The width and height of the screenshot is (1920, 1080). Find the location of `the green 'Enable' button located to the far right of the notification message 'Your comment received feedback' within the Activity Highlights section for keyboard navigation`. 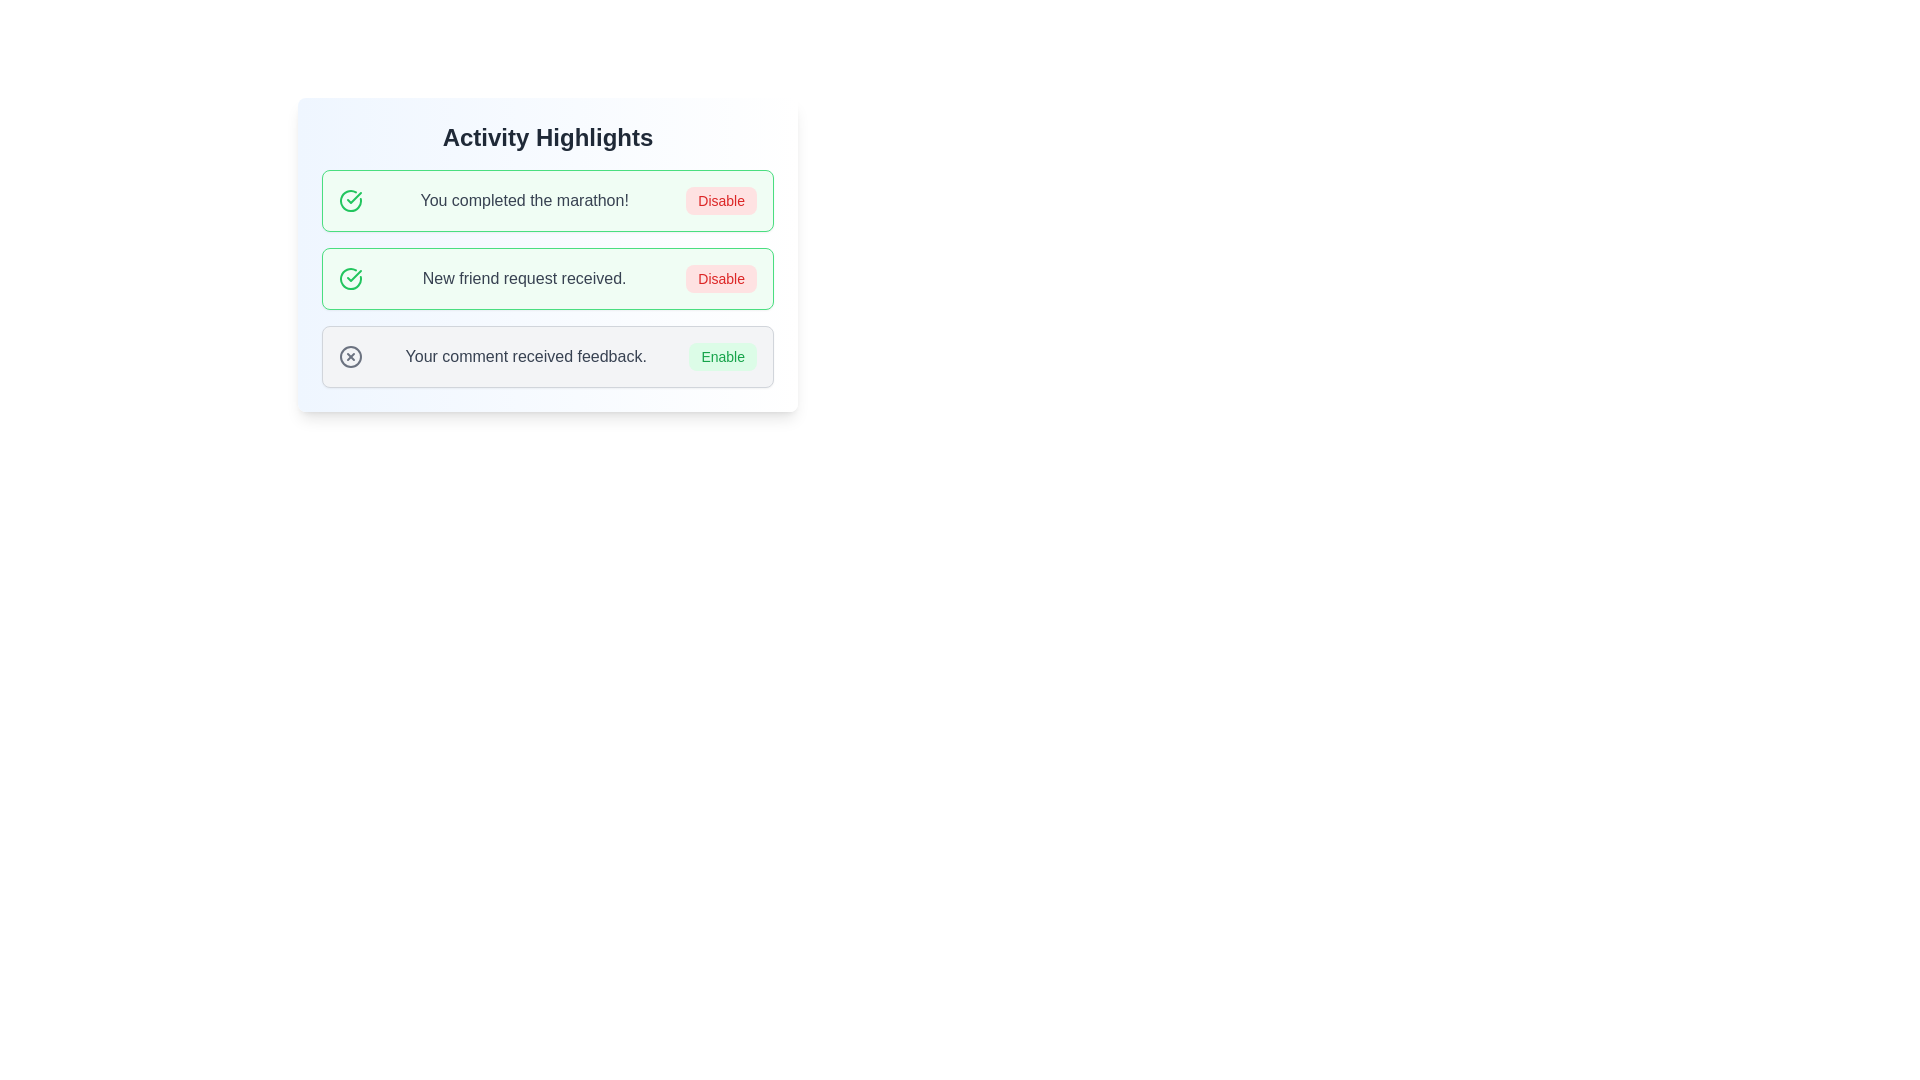

the green 'Enable' button located to the far right of the notification message 'Your comment received feedback' within the Activity Highlights section for keyboard navigation is located at coordinates (722, 356).